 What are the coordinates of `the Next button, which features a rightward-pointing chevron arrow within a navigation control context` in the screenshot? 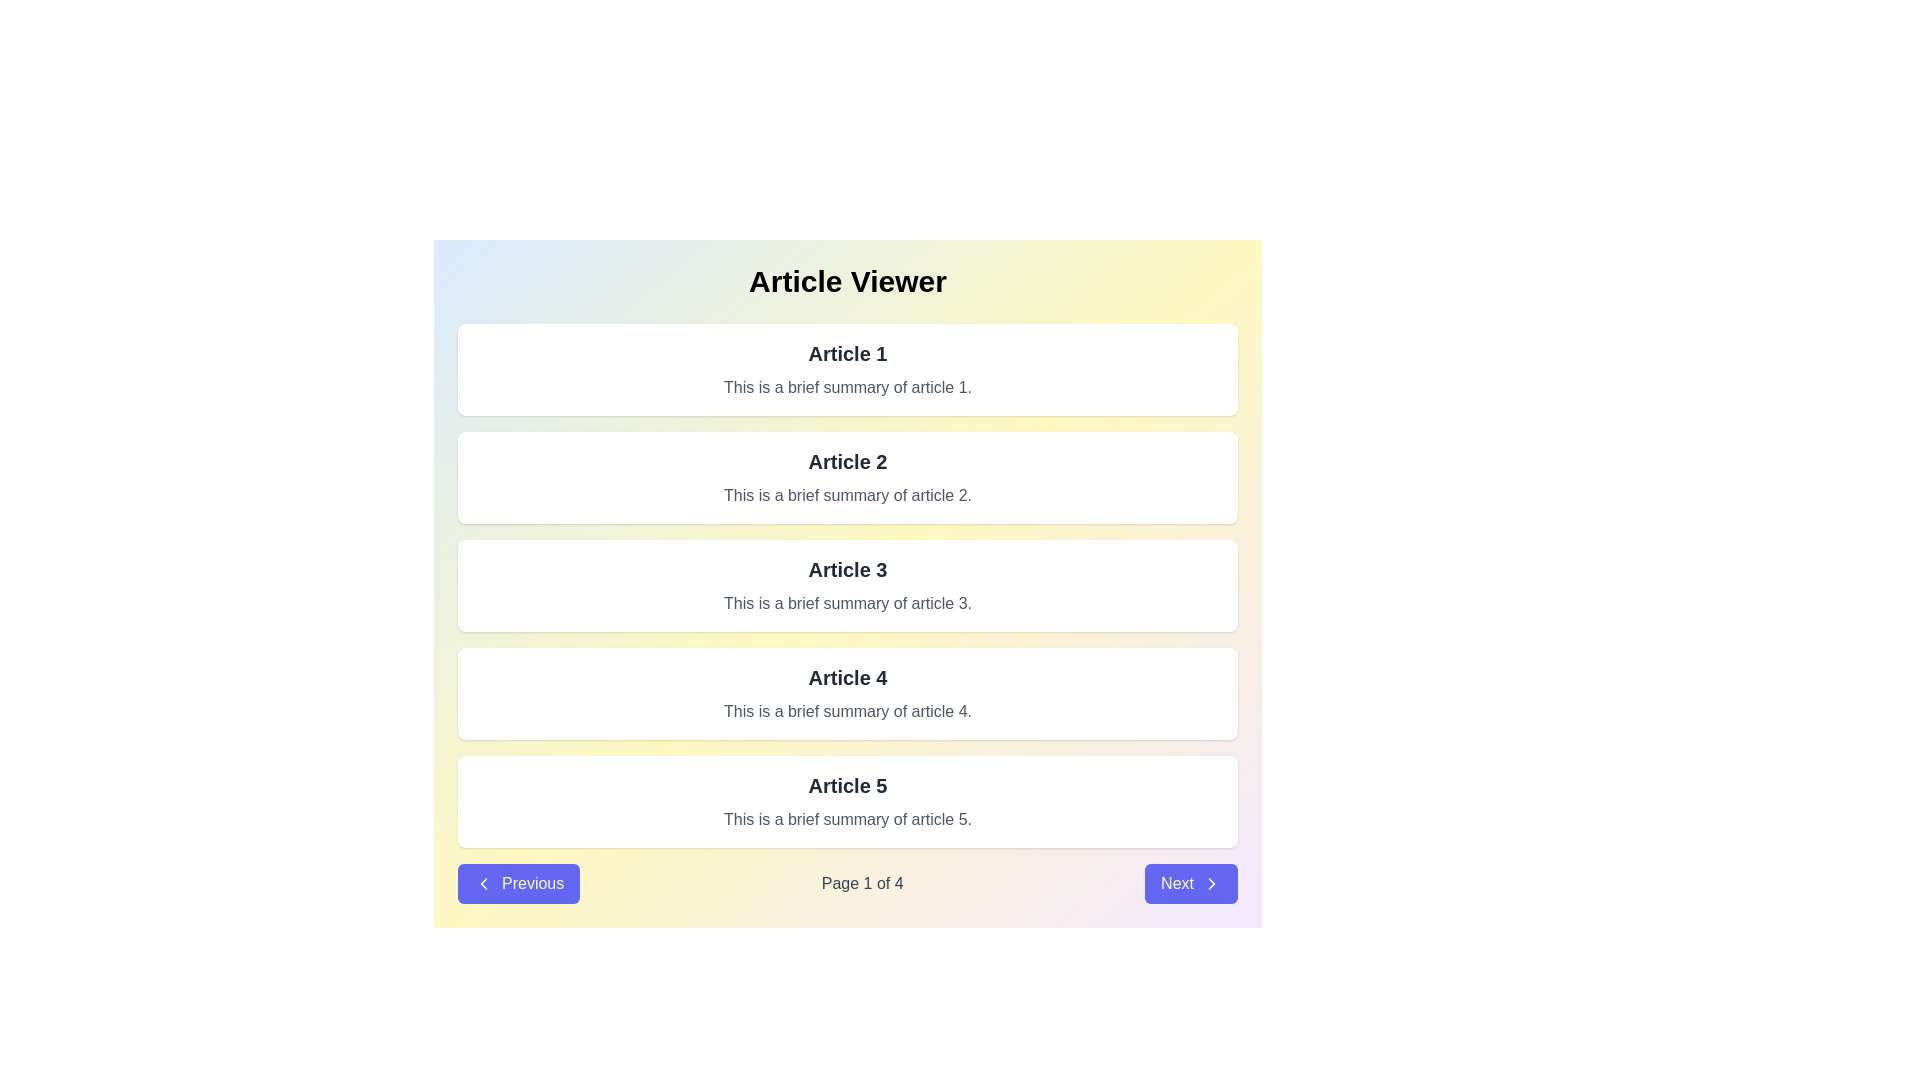 It's located at (1210, 882).